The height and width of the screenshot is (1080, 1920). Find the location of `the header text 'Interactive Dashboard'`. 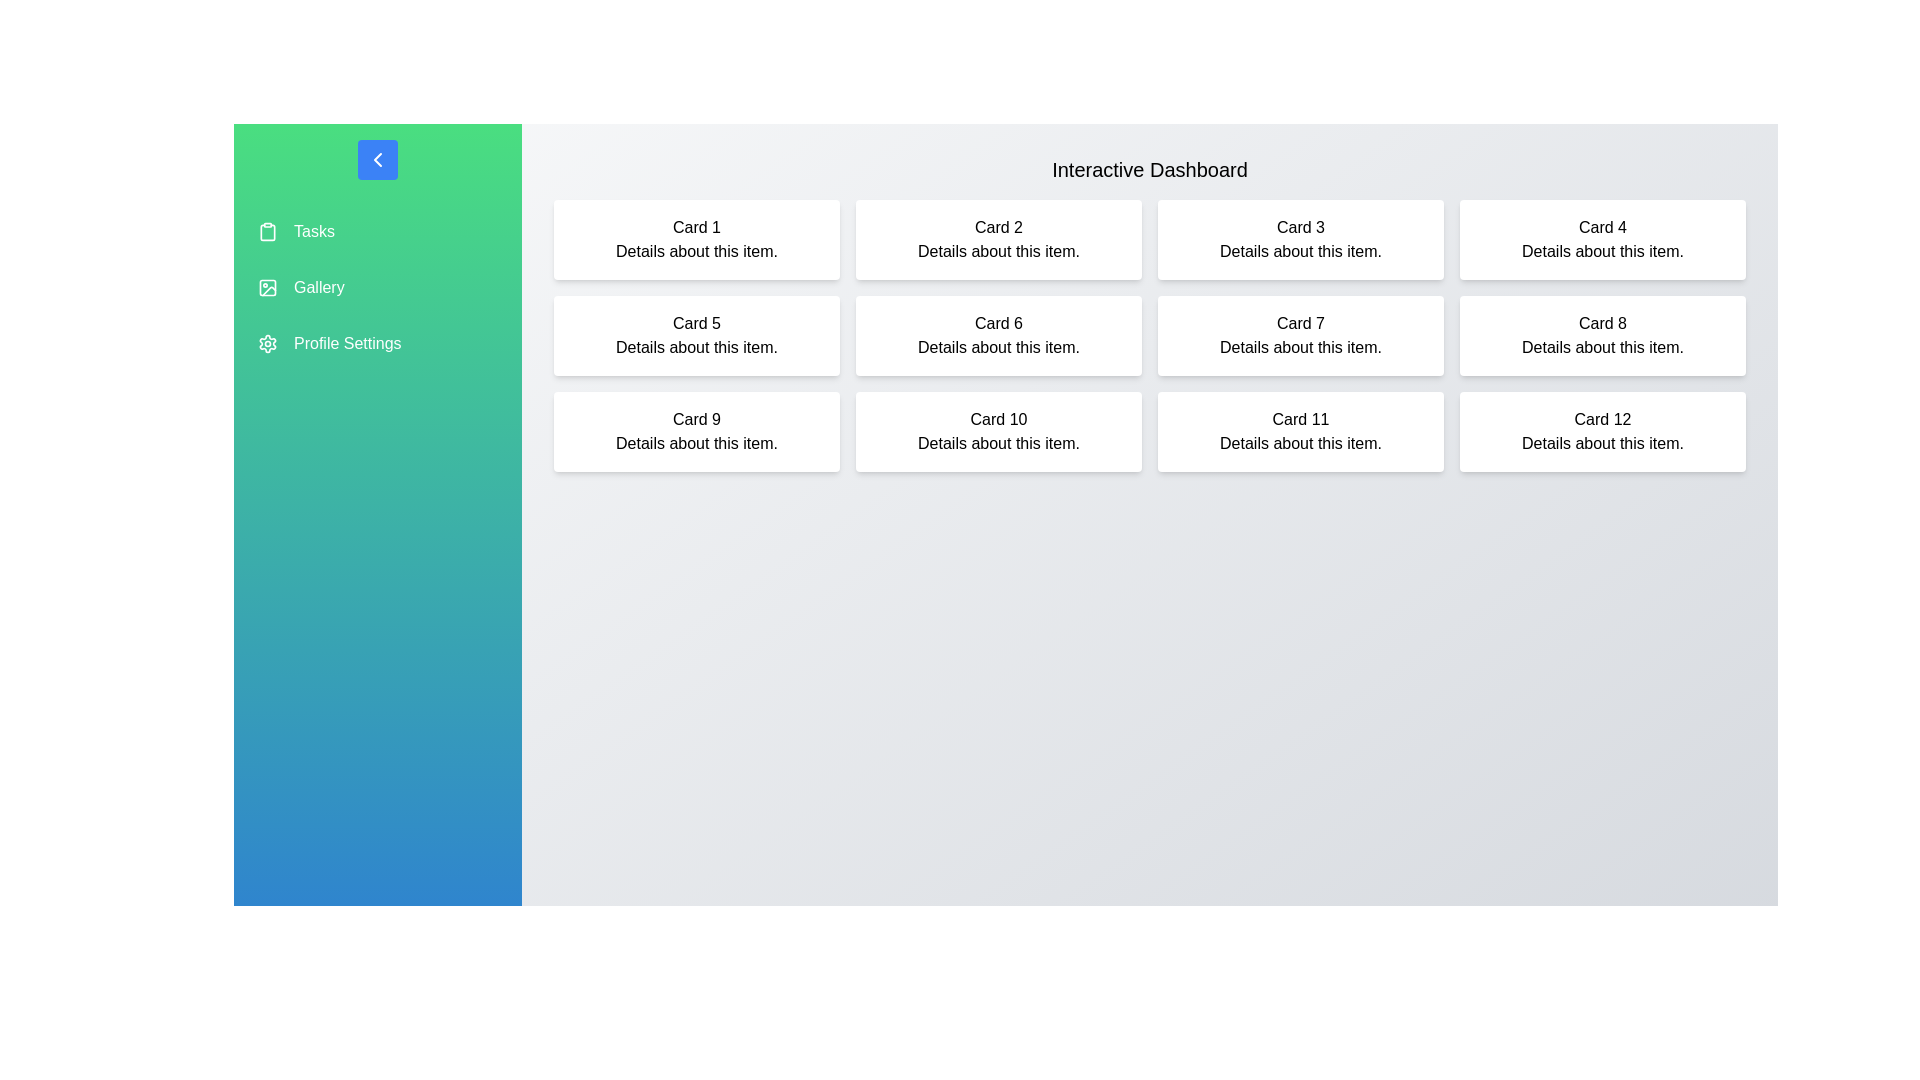

the header text 'Interactive Dashboard' is located at coordinates (1150, 168).